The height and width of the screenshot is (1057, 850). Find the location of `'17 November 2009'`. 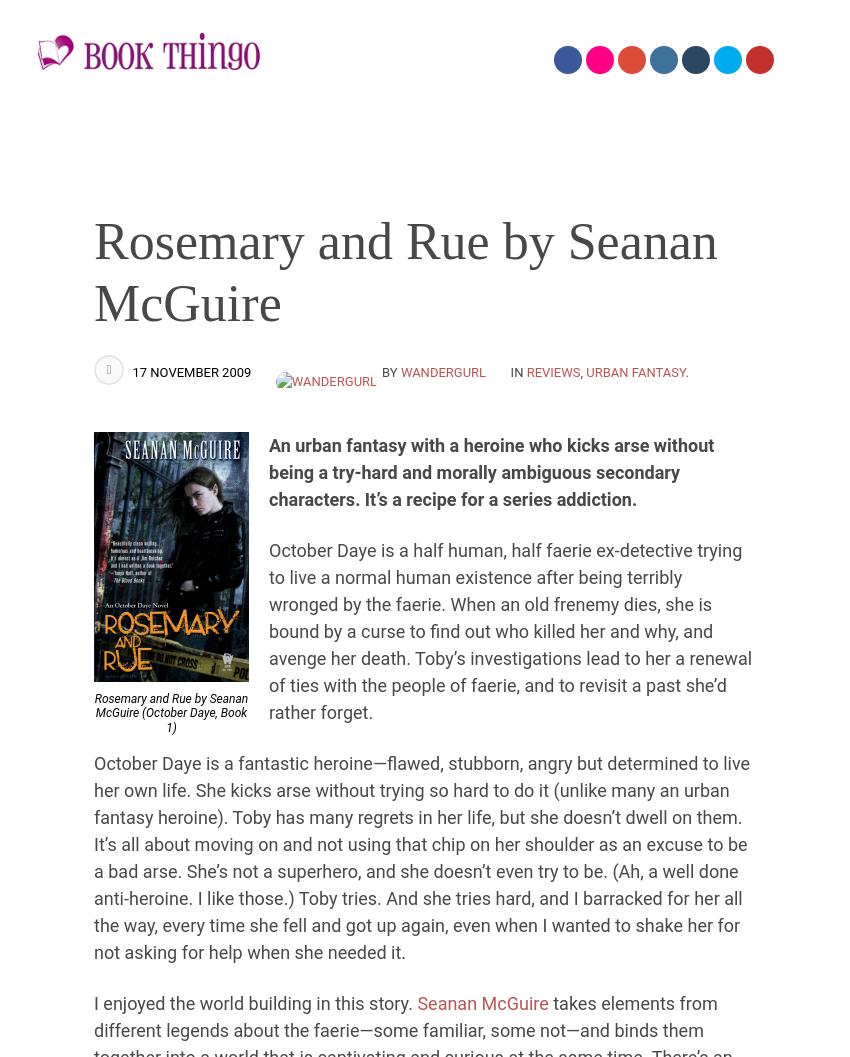

'17 November 2009' is located at coordinates (190, 372).